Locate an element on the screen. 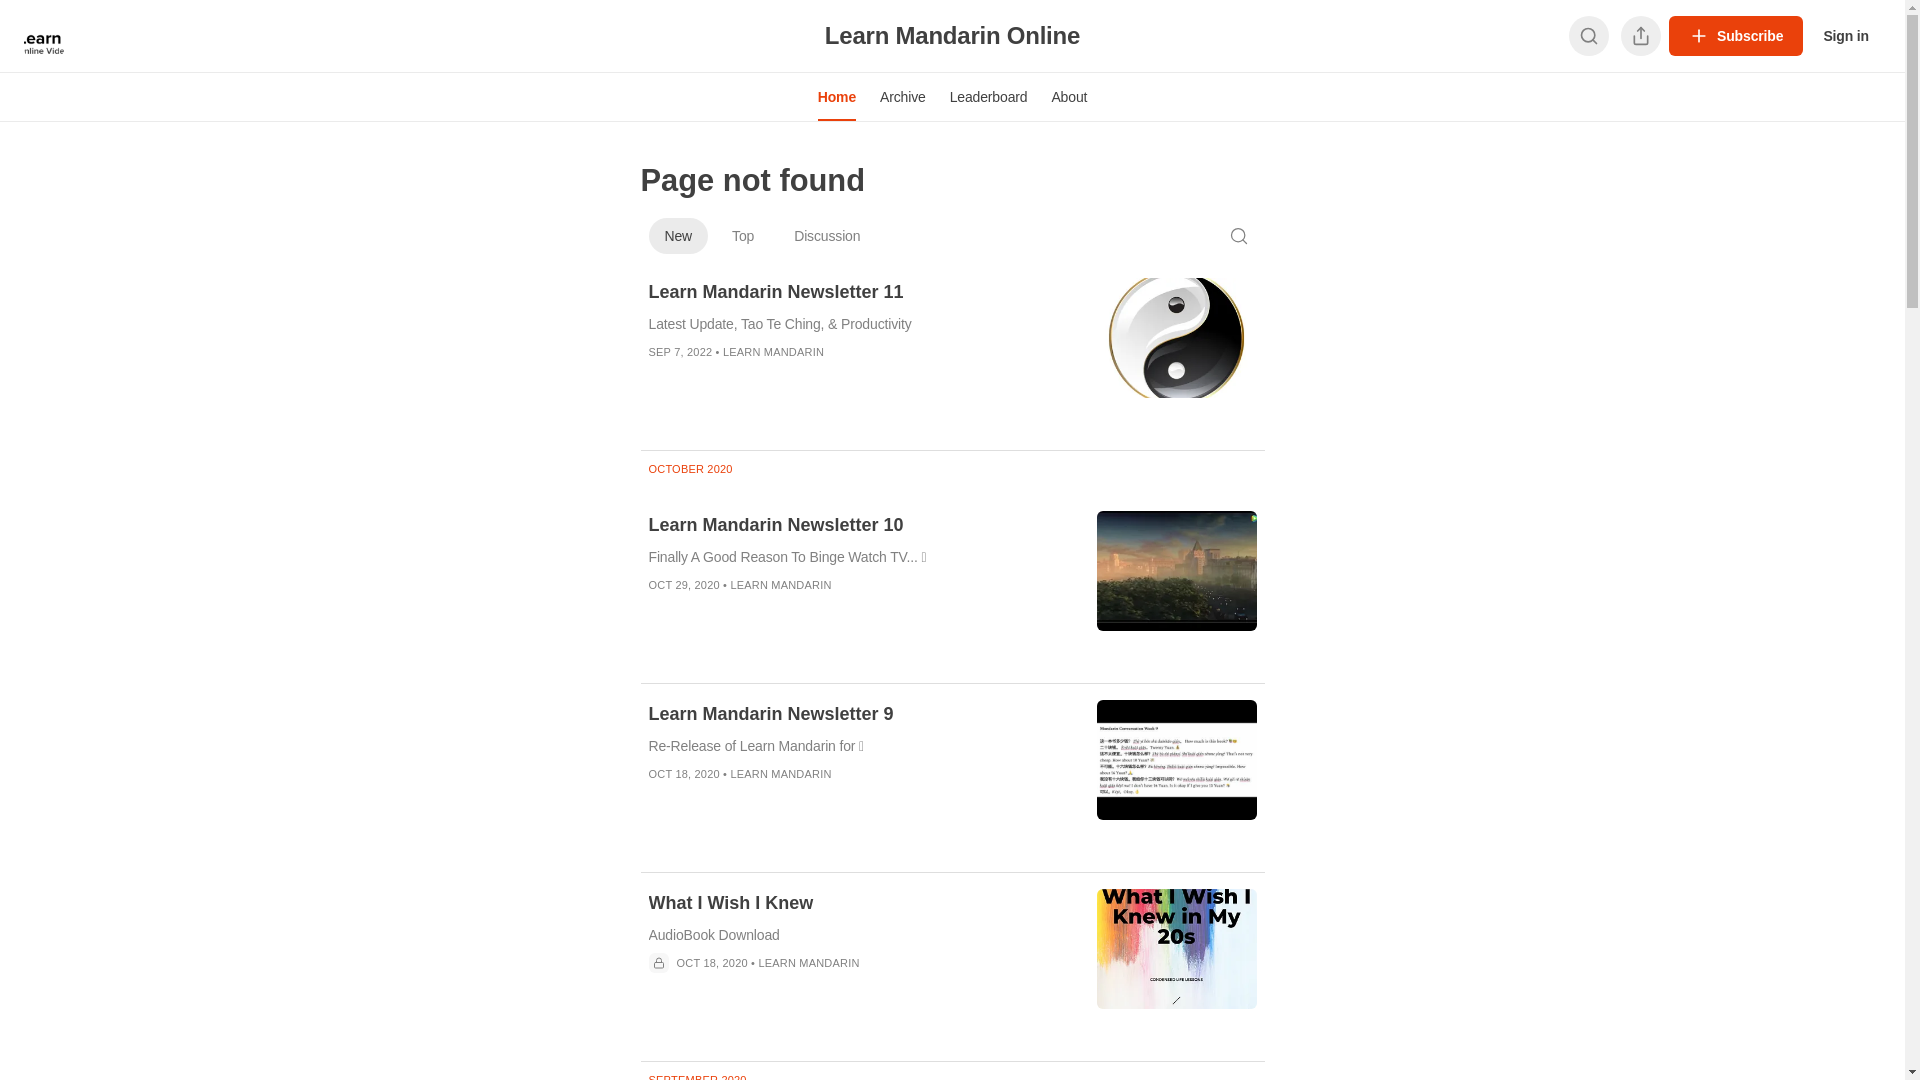 This screenshot has width=1920, height=1080. 'AudioBook Download' is located at coordinates (859, 934).